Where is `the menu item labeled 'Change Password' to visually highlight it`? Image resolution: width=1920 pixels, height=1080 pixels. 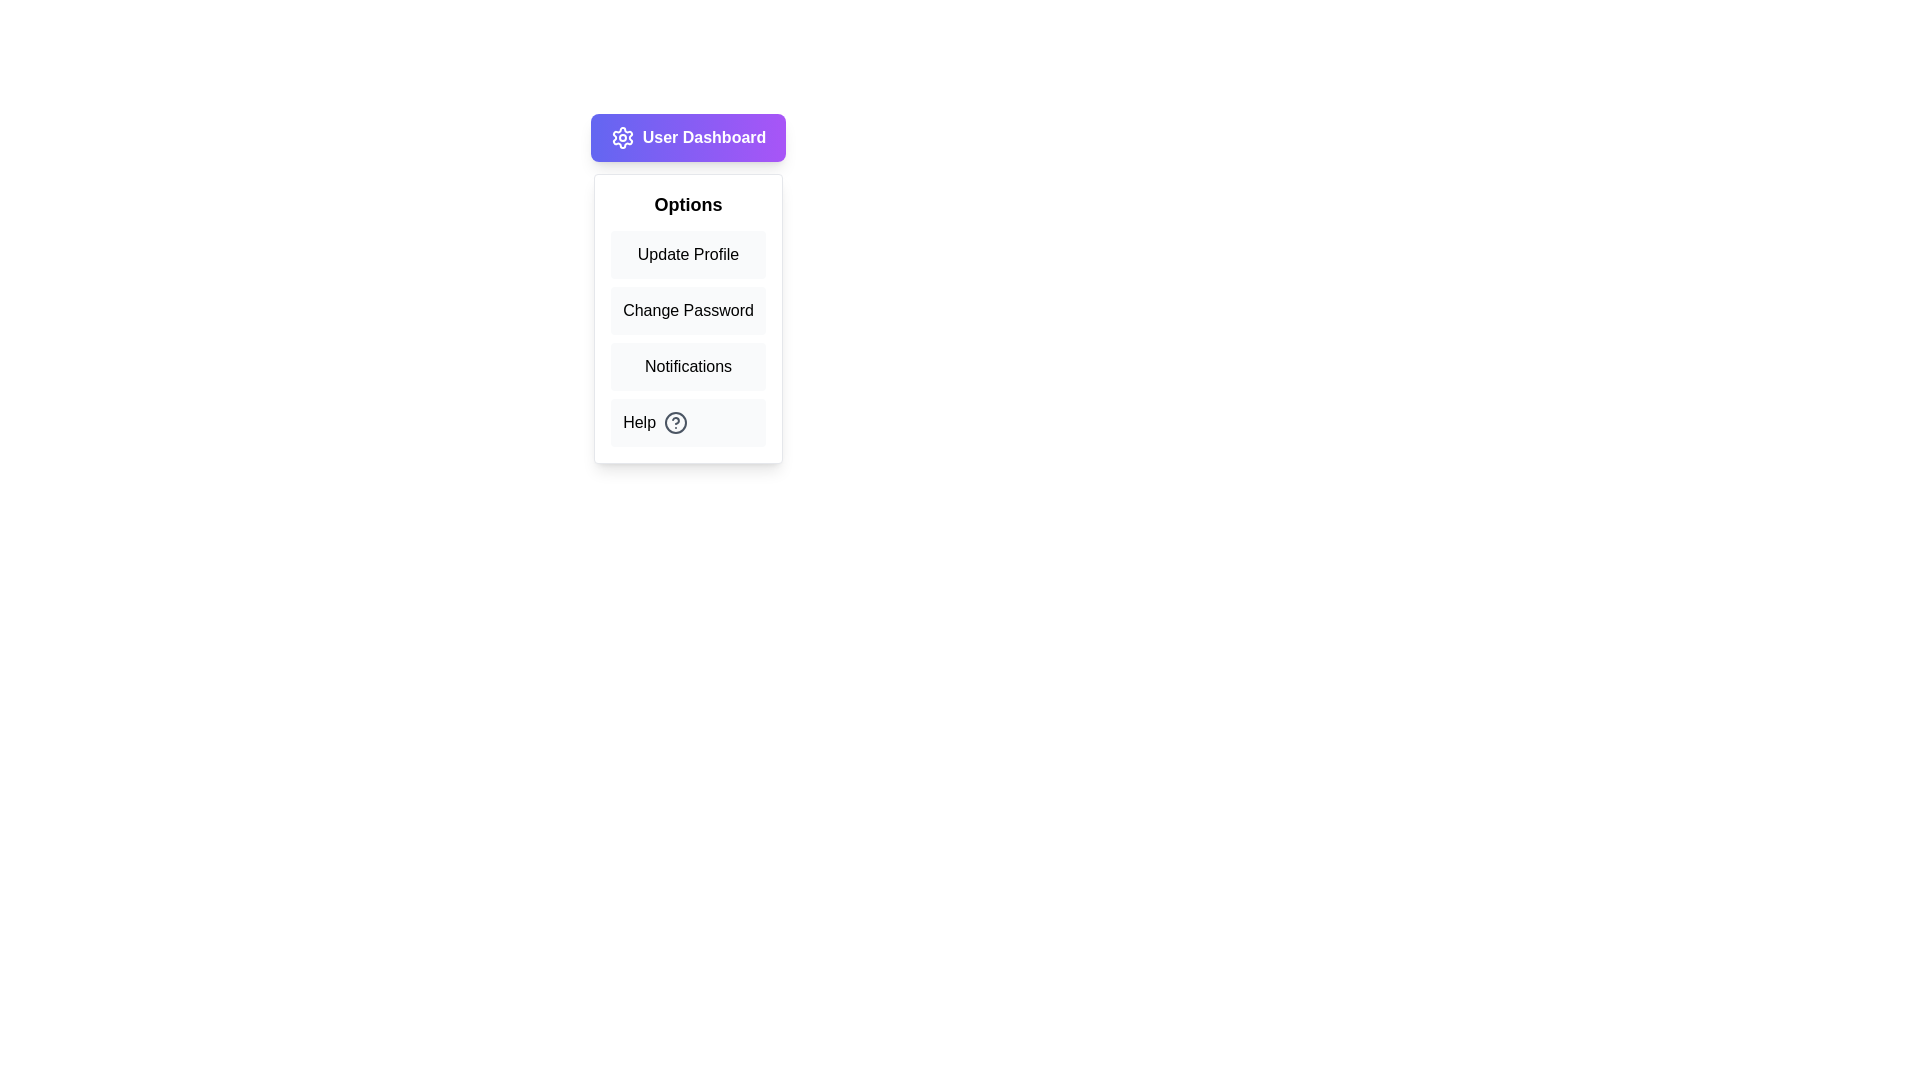
the menu item labeled 'Change Password' to visually highlight it is located at coordinates (688, 311).